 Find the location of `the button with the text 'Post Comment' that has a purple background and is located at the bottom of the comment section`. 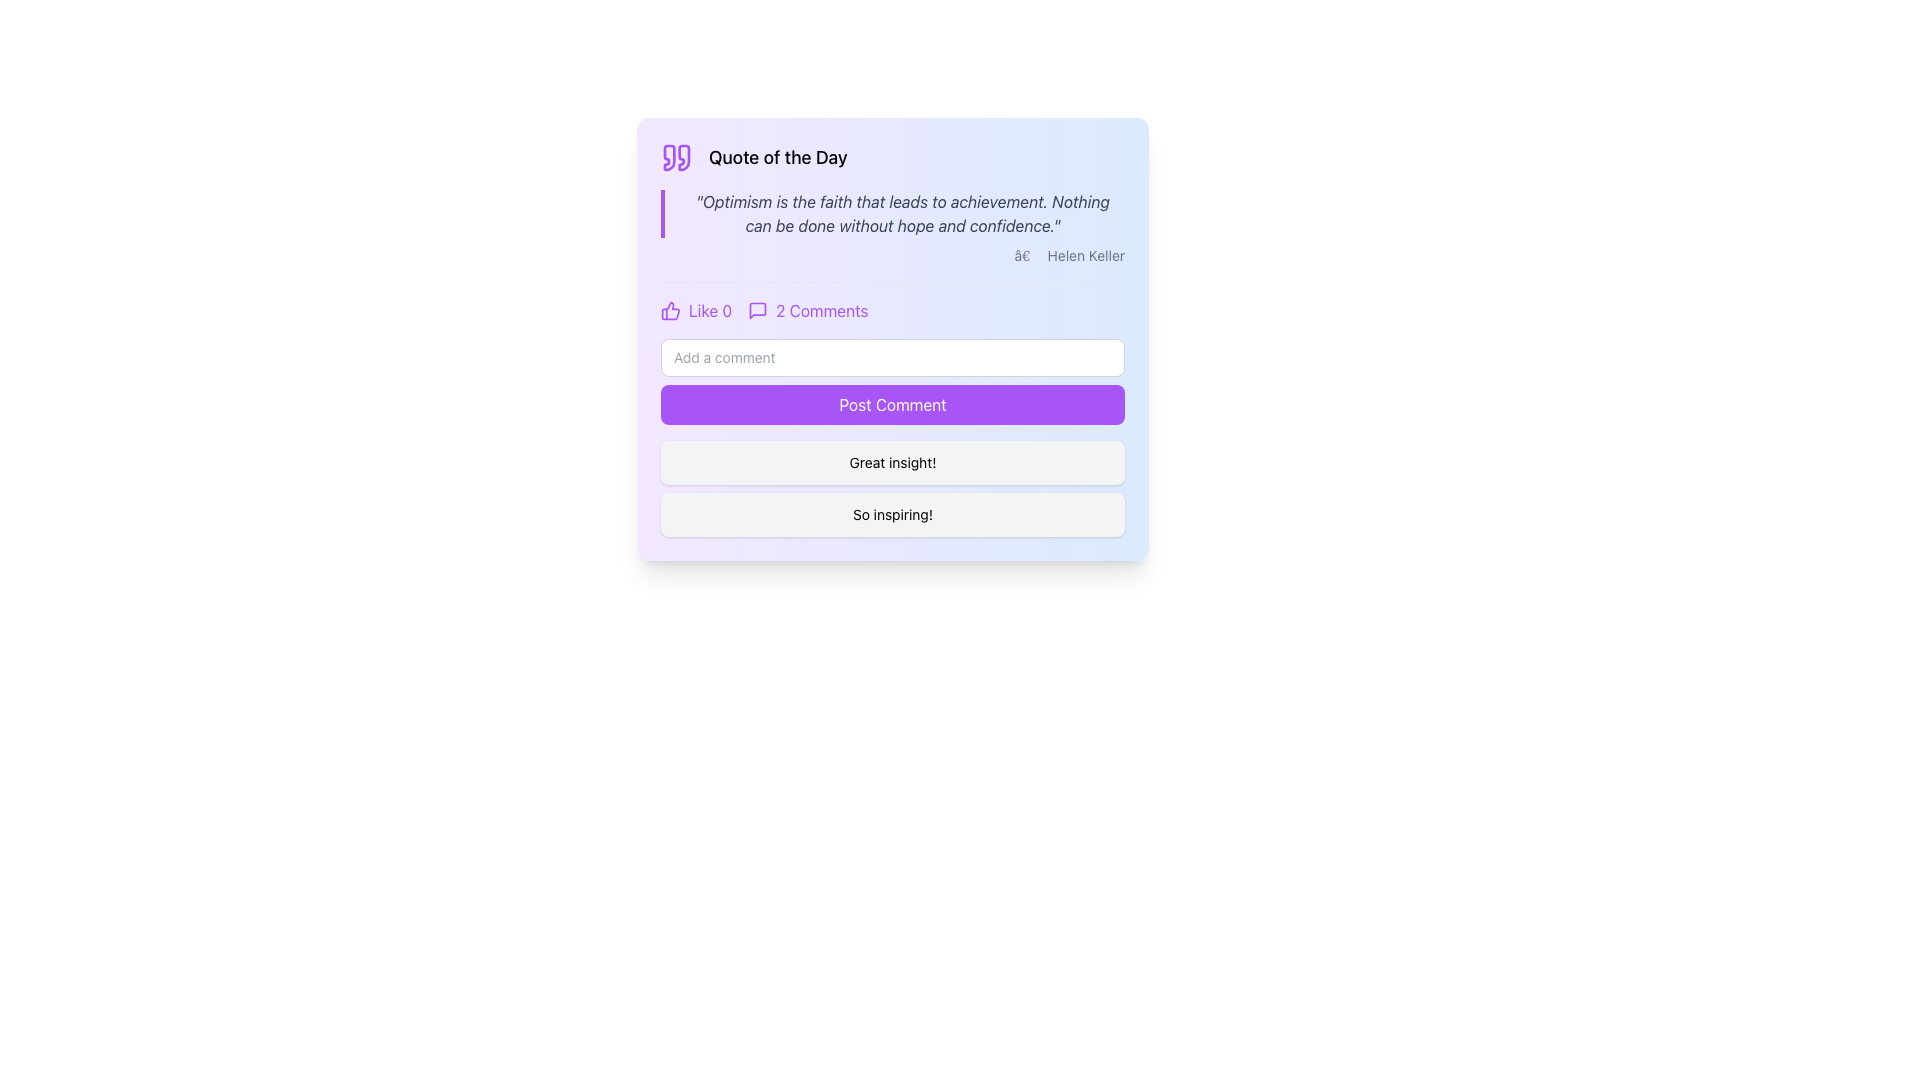

the button with the text 'Post Comment' that has a purple background and is located at the bottom of the comment section is located at coordinates (891, 381).